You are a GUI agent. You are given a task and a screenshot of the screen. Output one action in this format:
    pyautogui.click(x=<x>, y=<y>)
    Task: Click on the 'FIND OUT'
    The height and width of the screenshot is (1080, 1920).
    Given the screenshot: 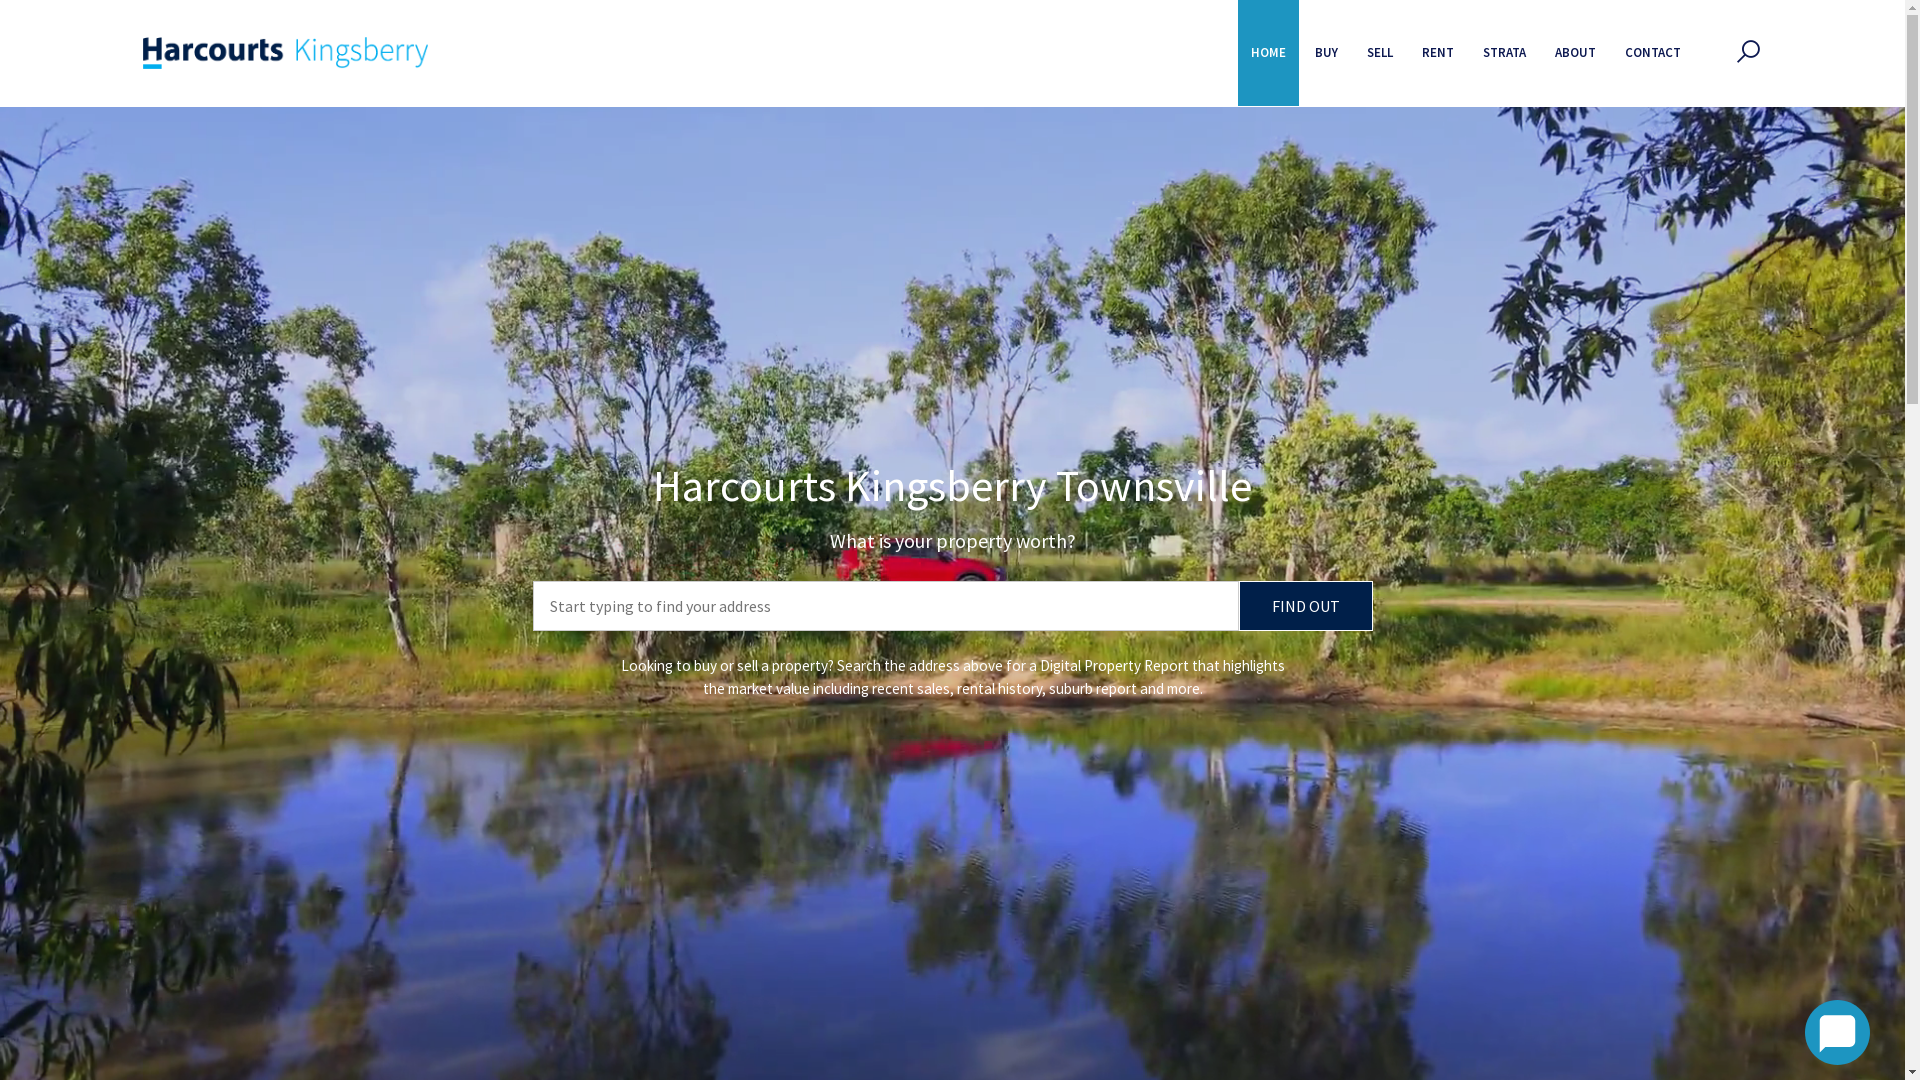 What is the action you would take?
    pyautogui.click(x=1237, y=604)
    